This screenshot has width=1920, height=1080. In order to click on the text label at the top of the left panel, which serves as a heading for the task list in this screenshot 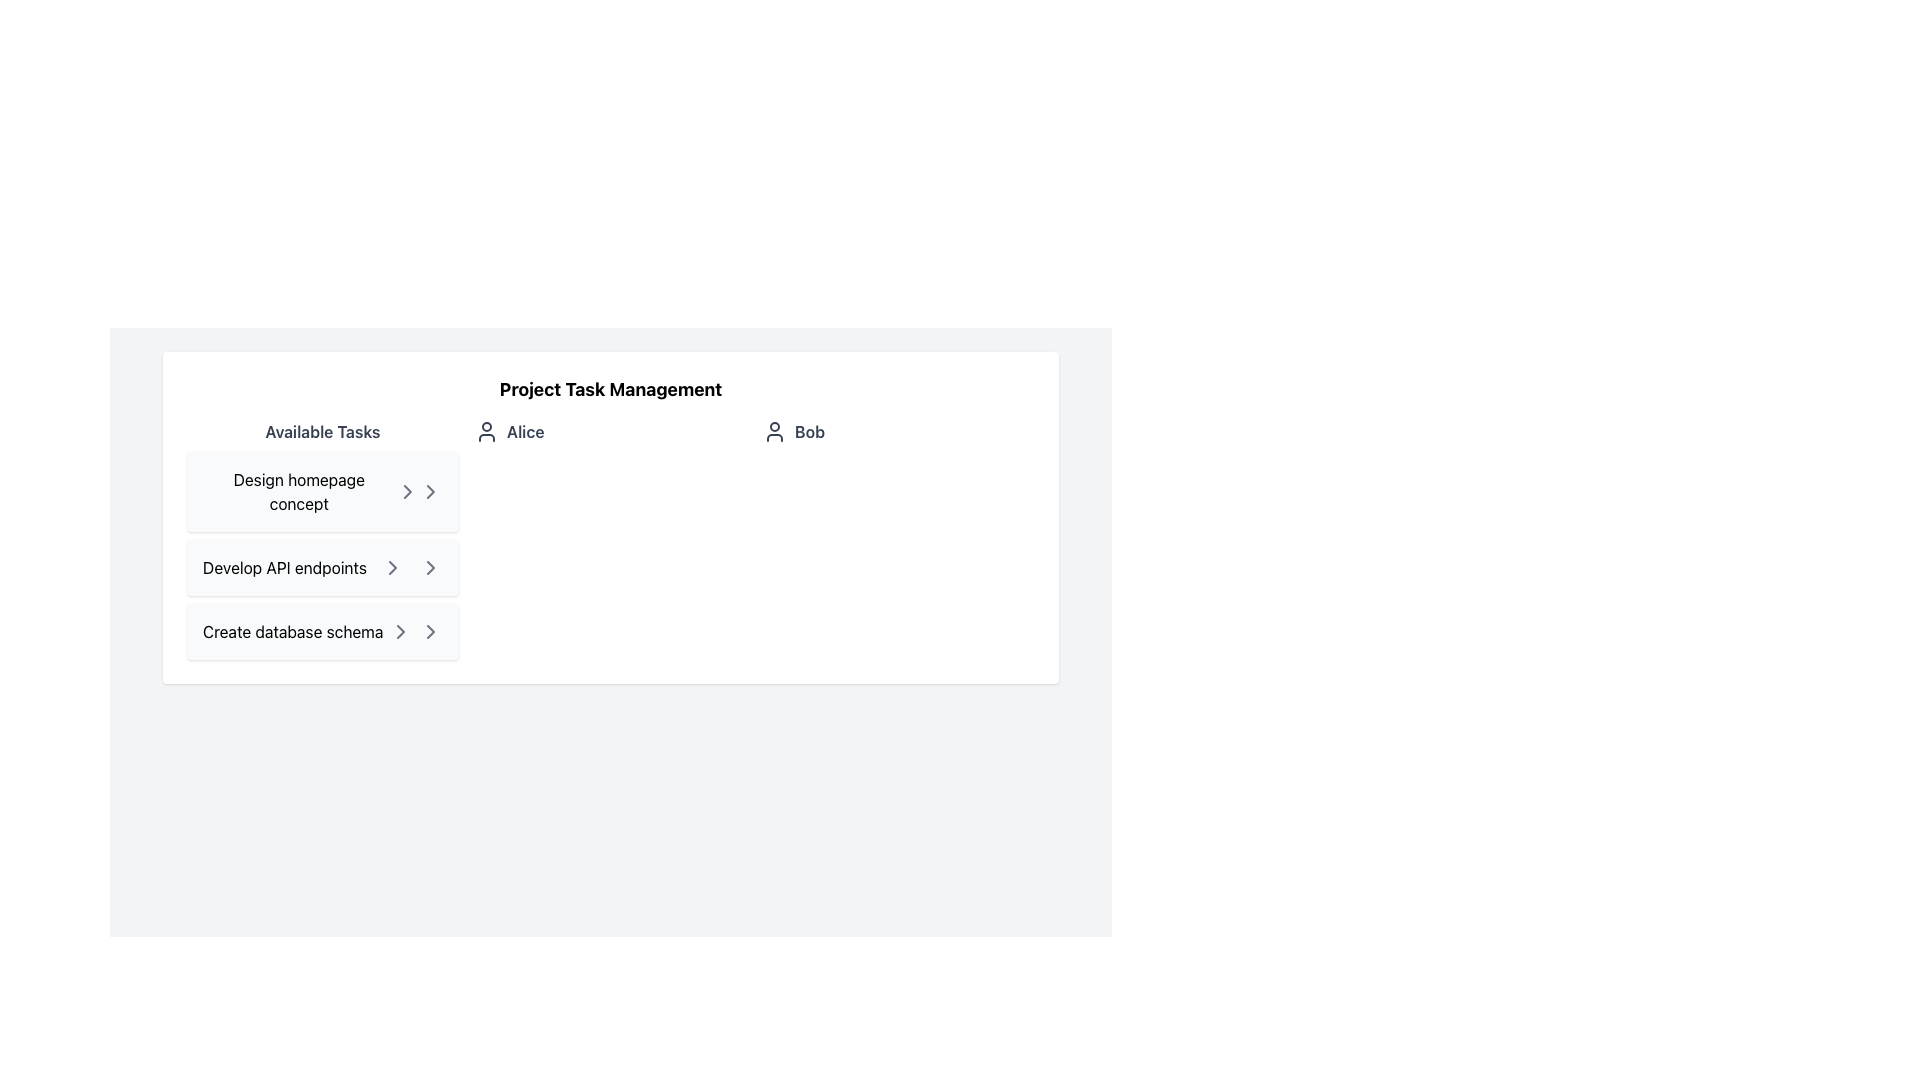, I will do `click(322, 431)`.